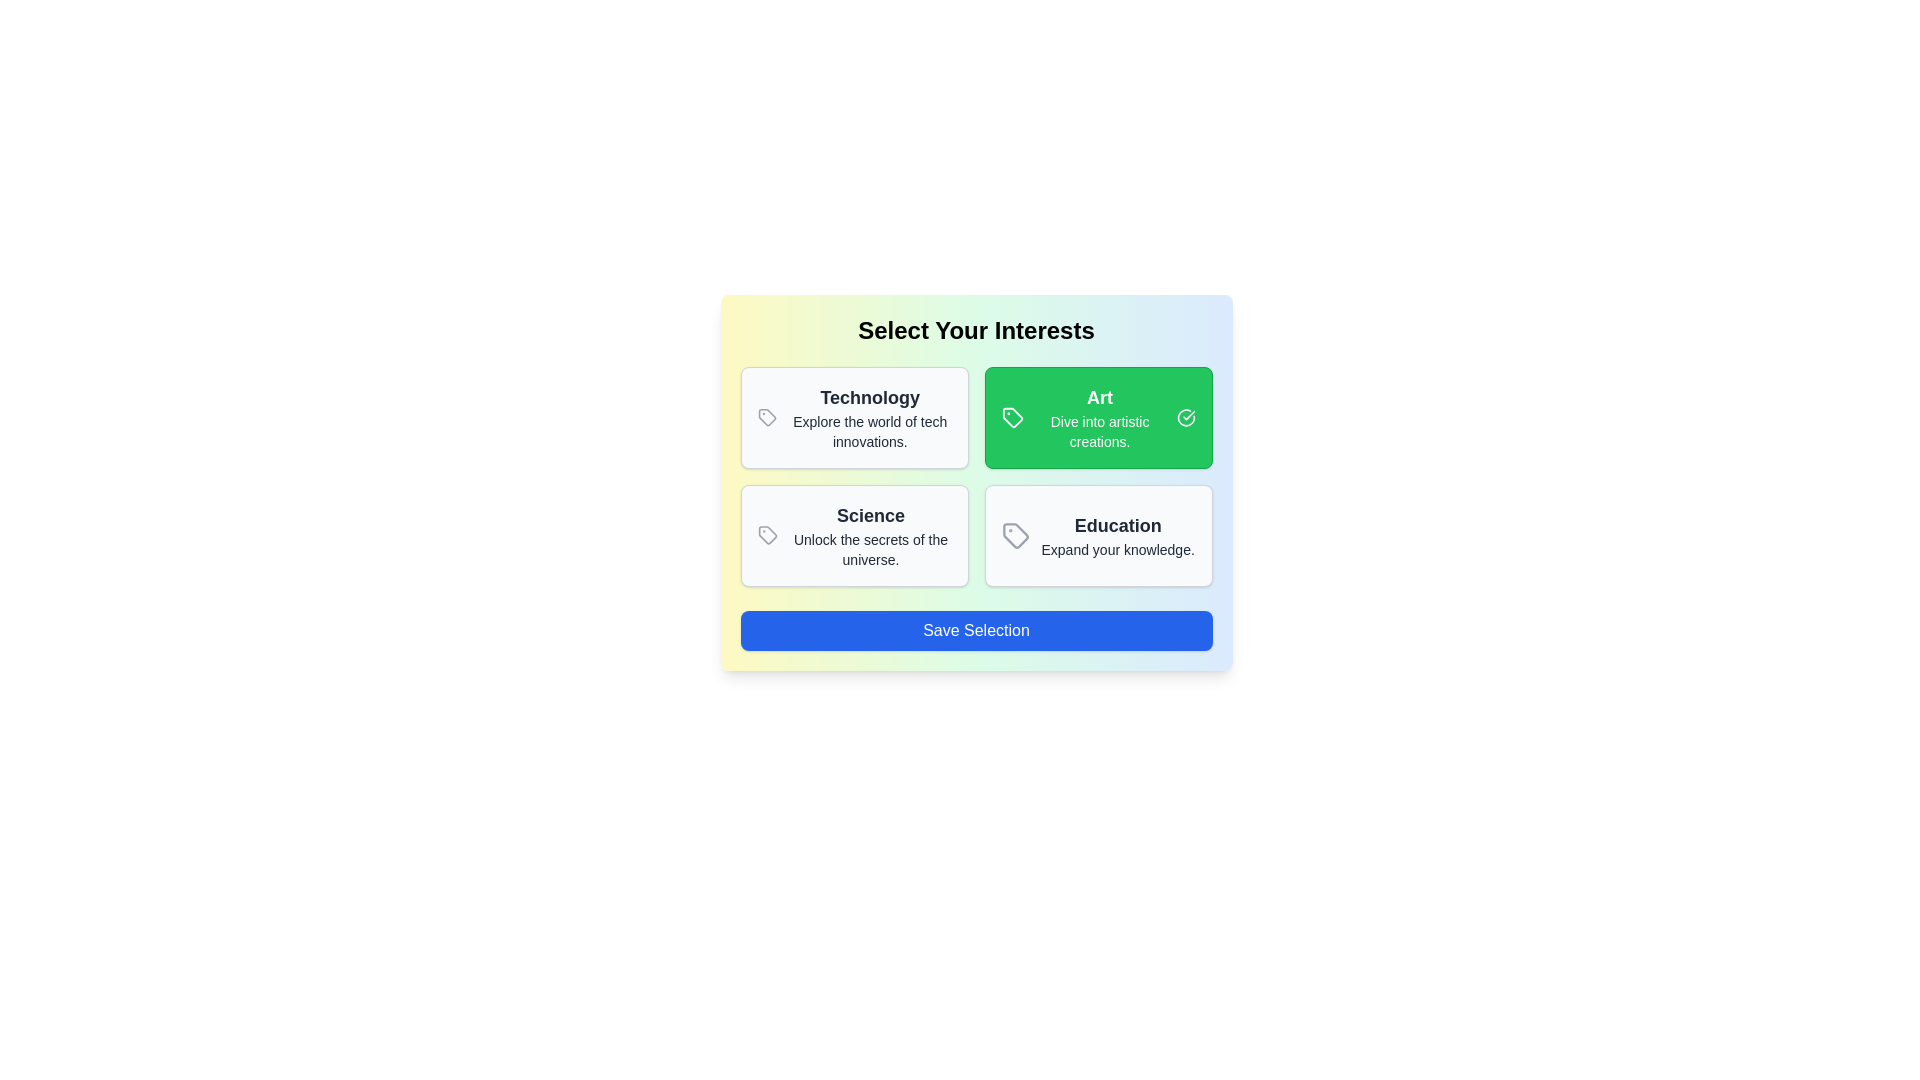 The height and width of the screenshot is (1080, 1920). I want to click on the category card for Science, so click(854, 535).